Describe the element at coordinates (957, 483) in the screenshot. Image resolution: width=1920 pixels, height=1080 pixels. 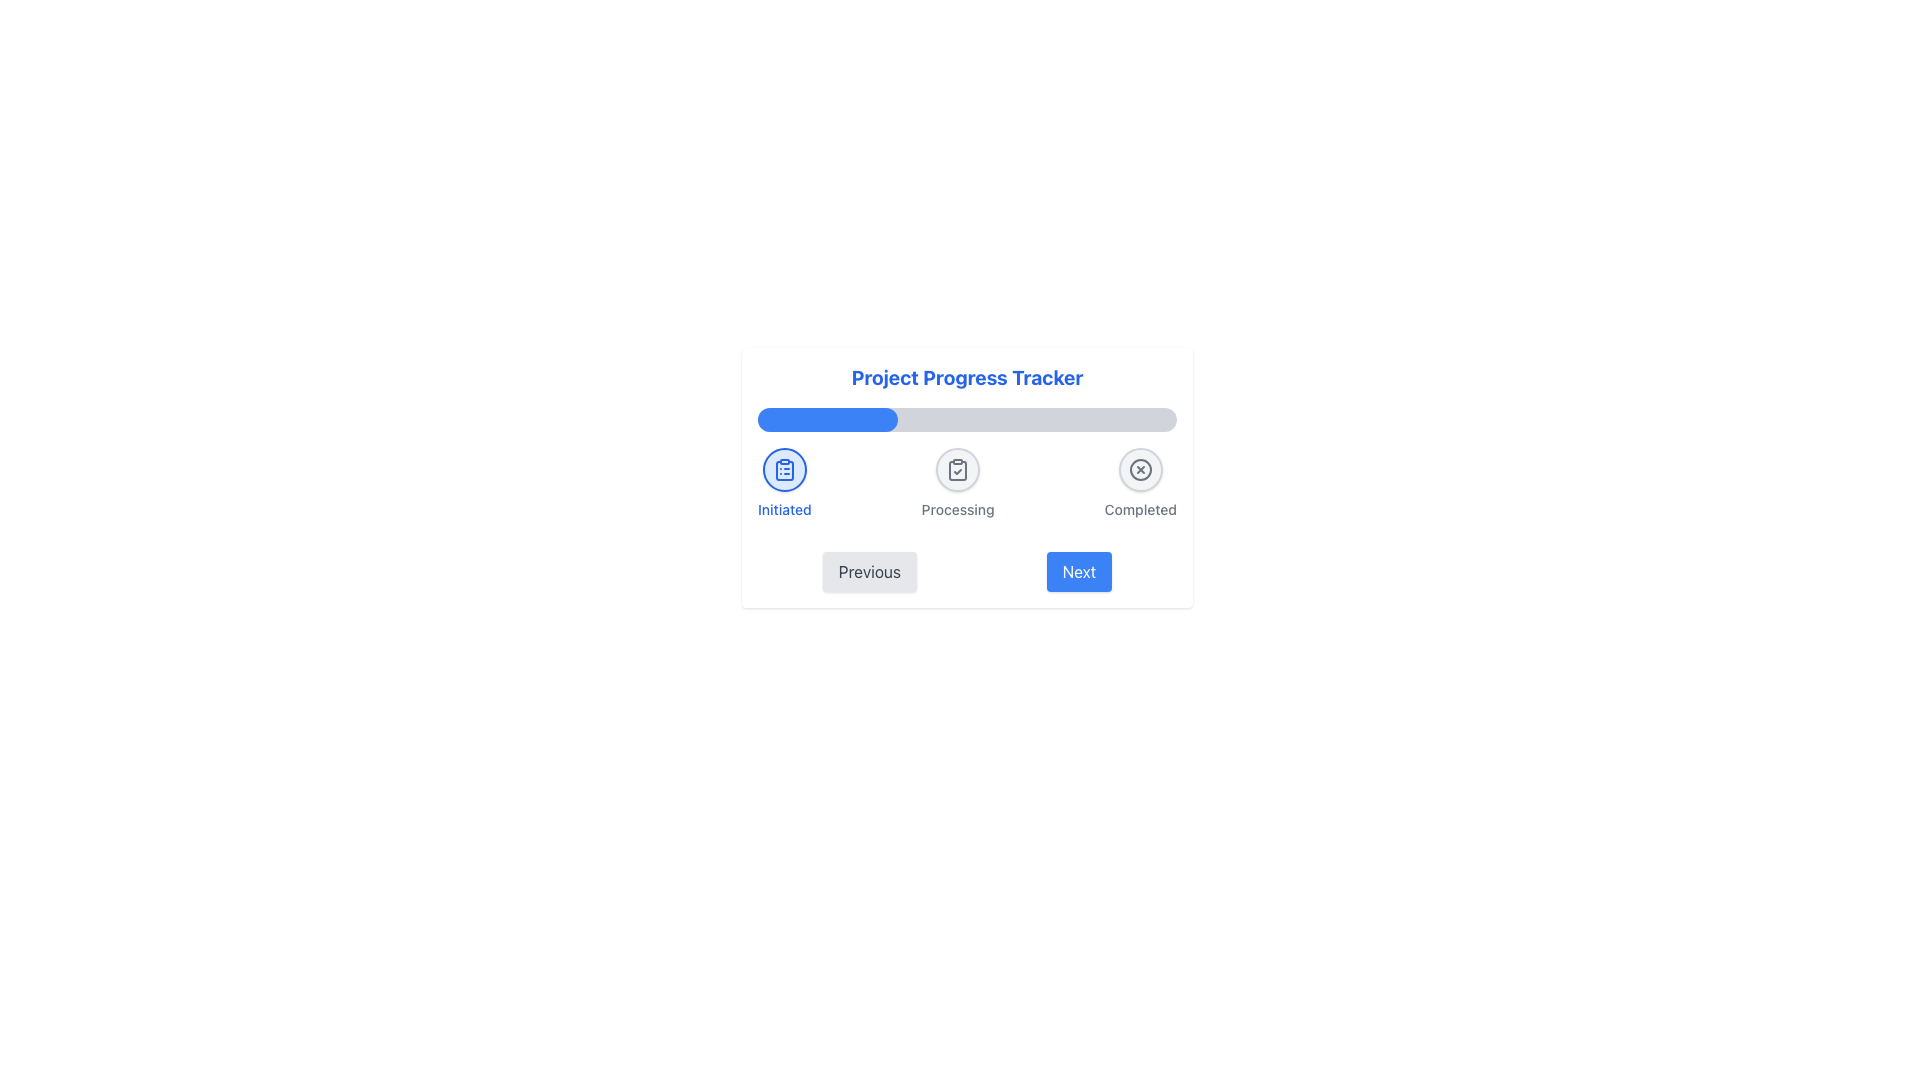
I see `the 'Processing' progress indicator, which is the middle element in a sequence of three progress states labeled 'Initiated', 'Processing', and 'Completed'` at that location.